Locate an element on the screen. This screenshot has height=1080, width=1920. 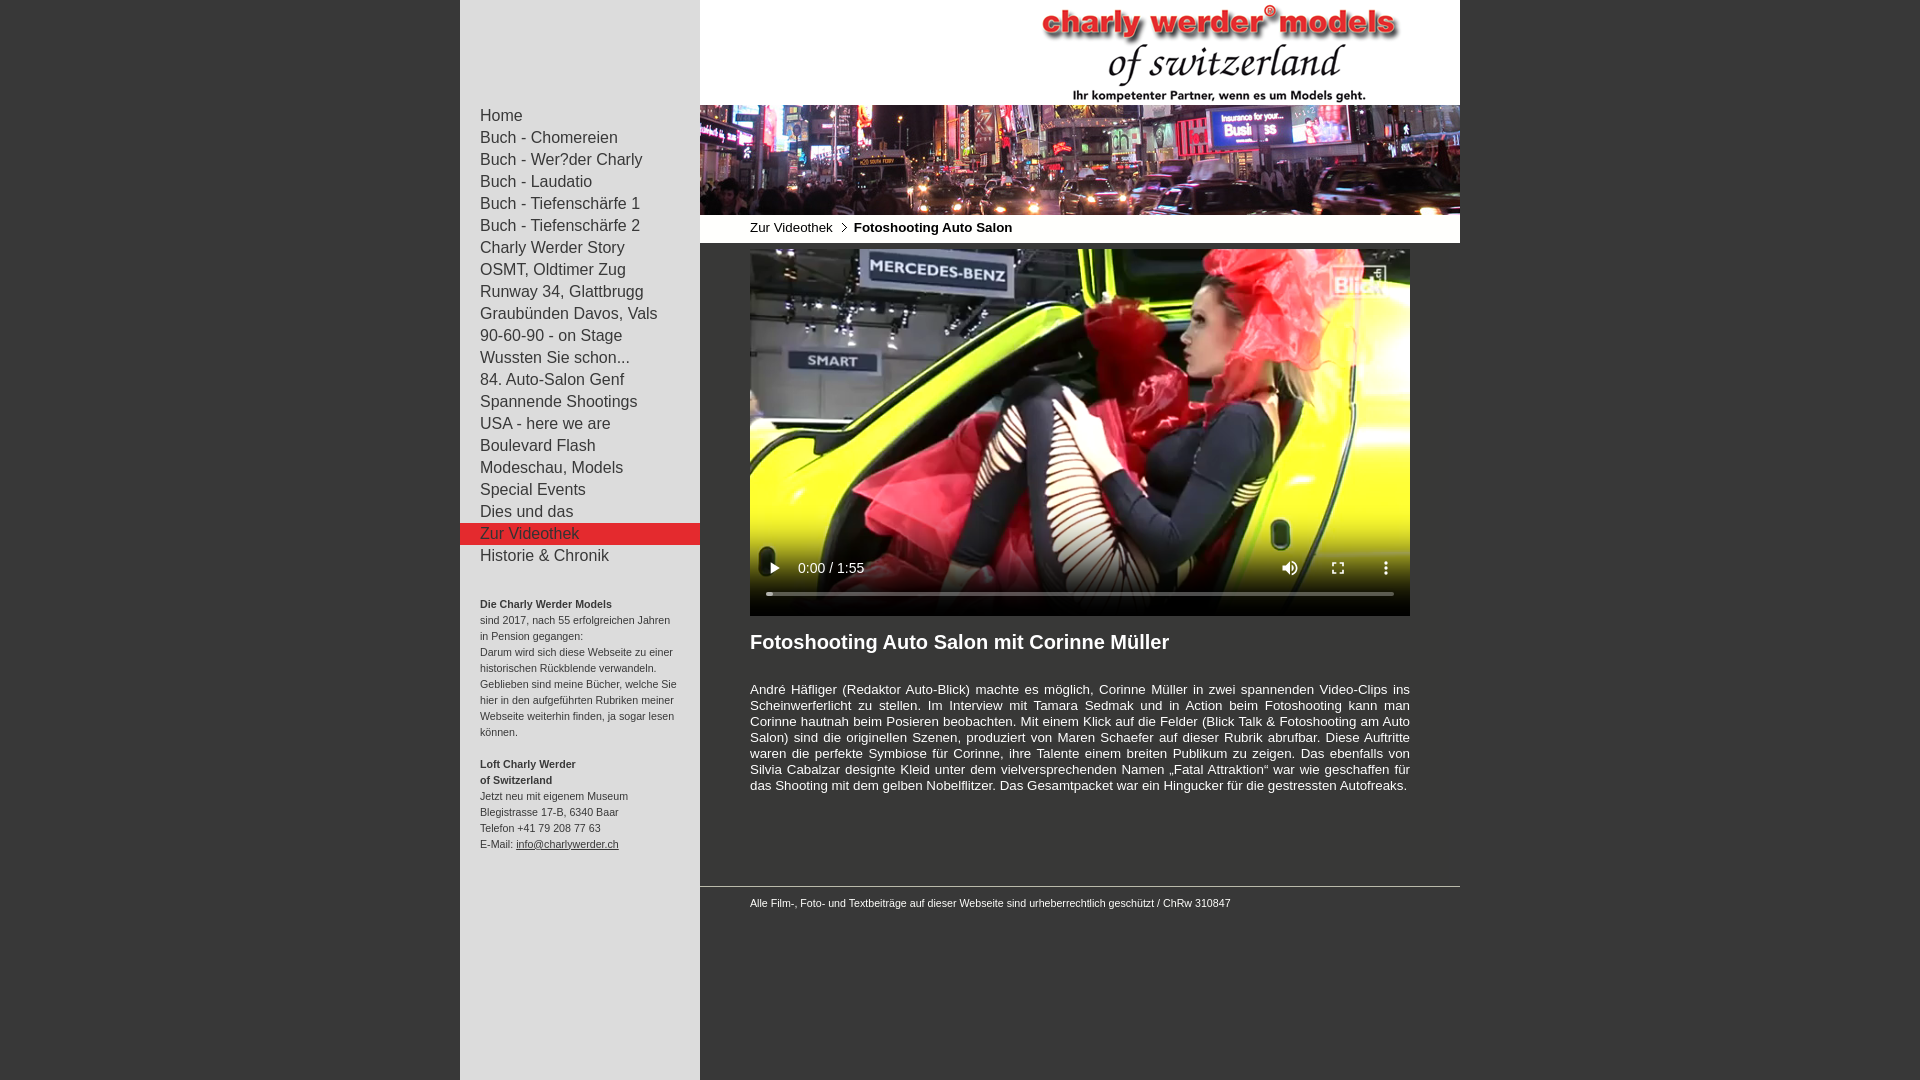
'OSMT, Oldtimer Zug' is located at coordinates (569, 270).